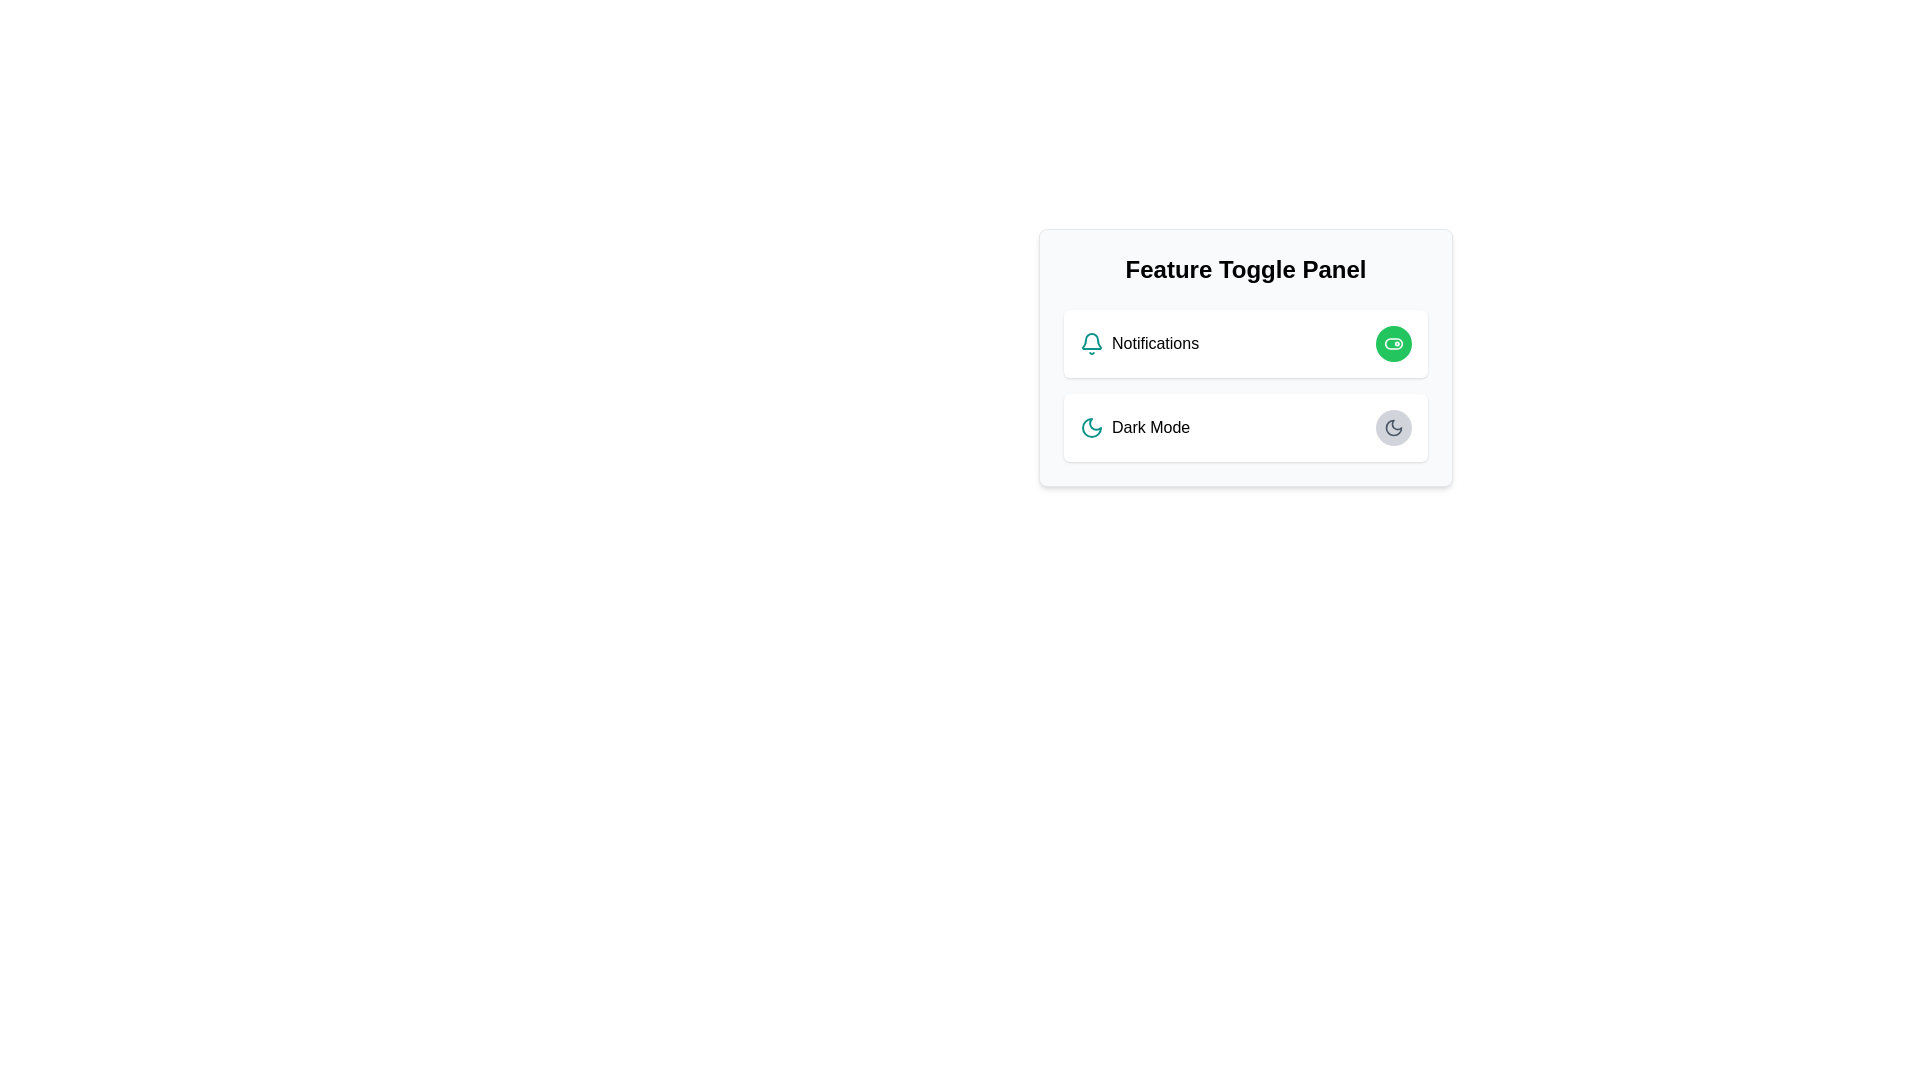 The image size is (1920, 1080). I want to click on the 'Notifications' label with an icon in the Feature Toggle Panel, so click(1139, 342).